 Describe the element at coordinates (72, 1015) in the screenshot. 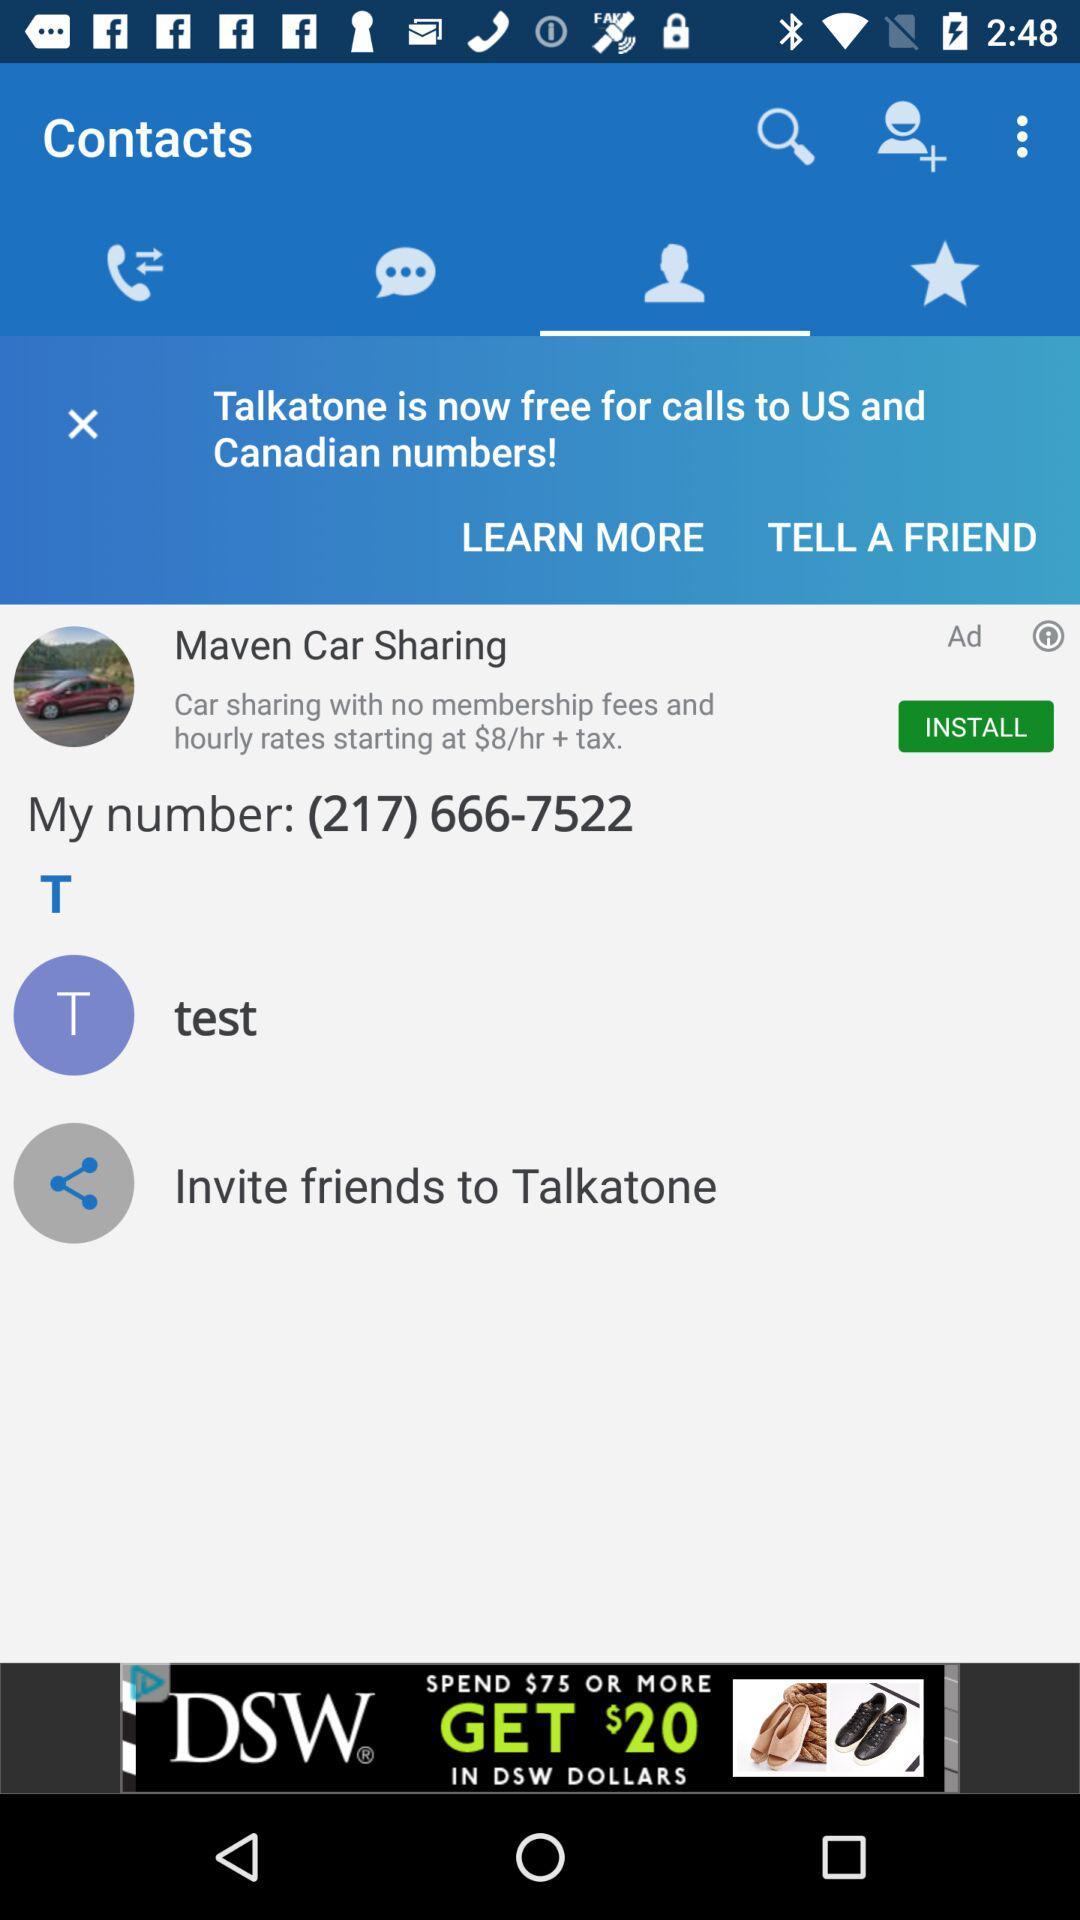

I see `show profile page` at that location.